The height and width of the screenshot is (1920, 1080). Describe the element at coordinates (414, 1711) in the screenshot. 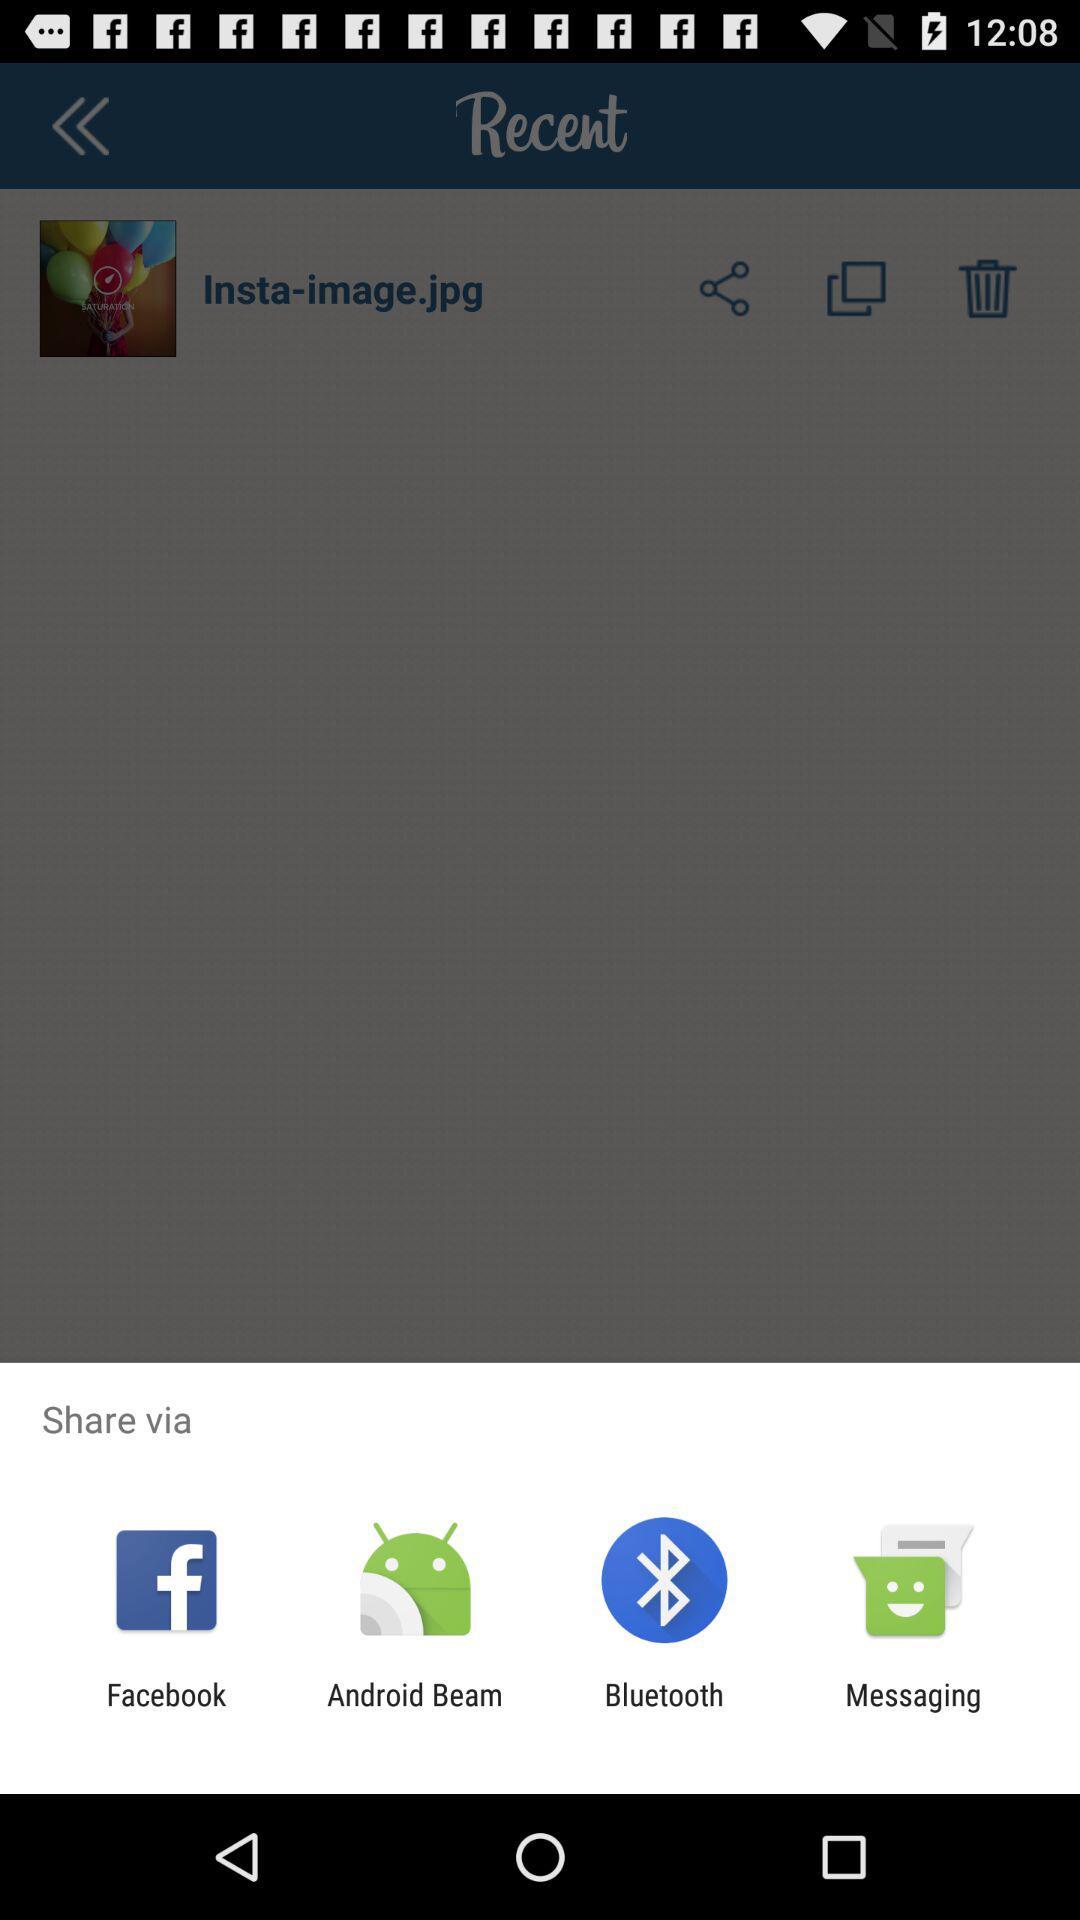

I see `app next to facebook app` at that location.